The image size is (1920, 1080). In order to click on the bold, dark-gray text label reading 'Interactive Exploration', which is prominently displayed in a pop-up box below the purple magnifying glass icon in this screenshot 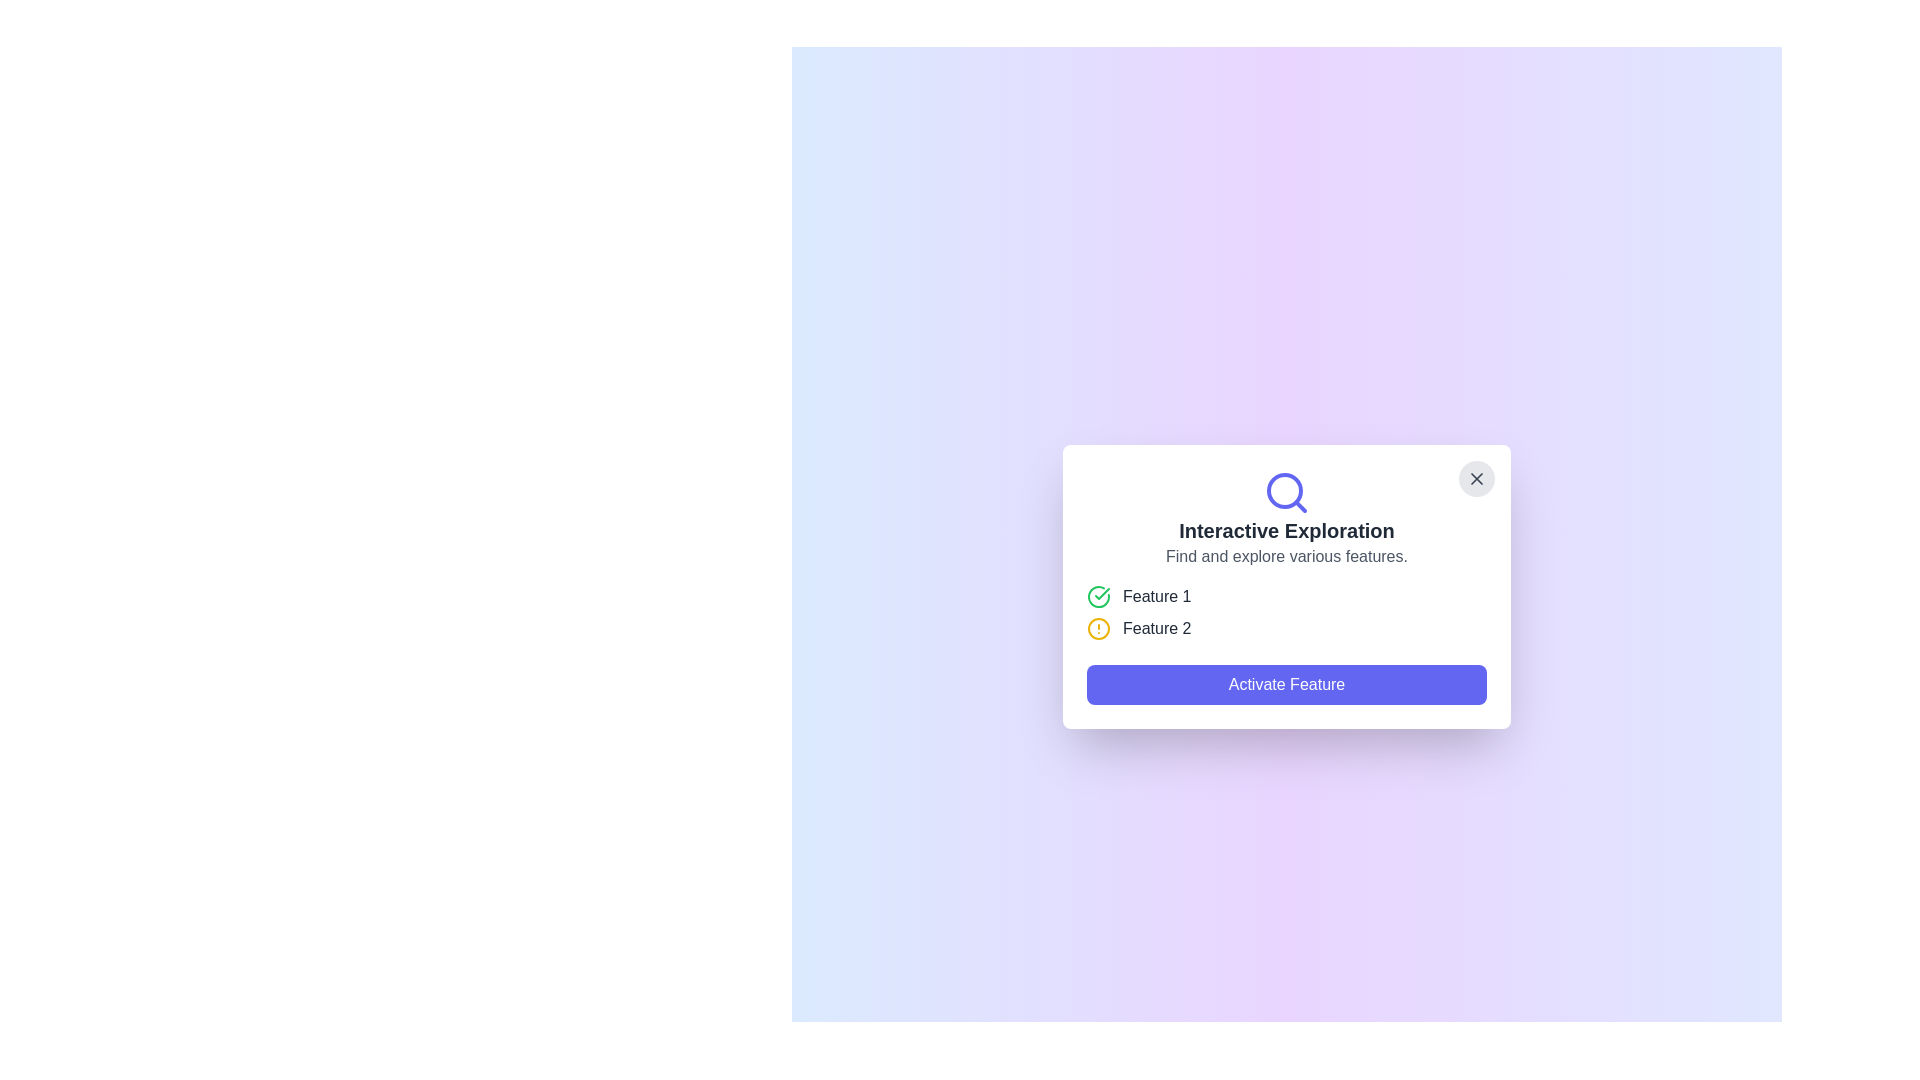, I will do `click(1286, 530)`.